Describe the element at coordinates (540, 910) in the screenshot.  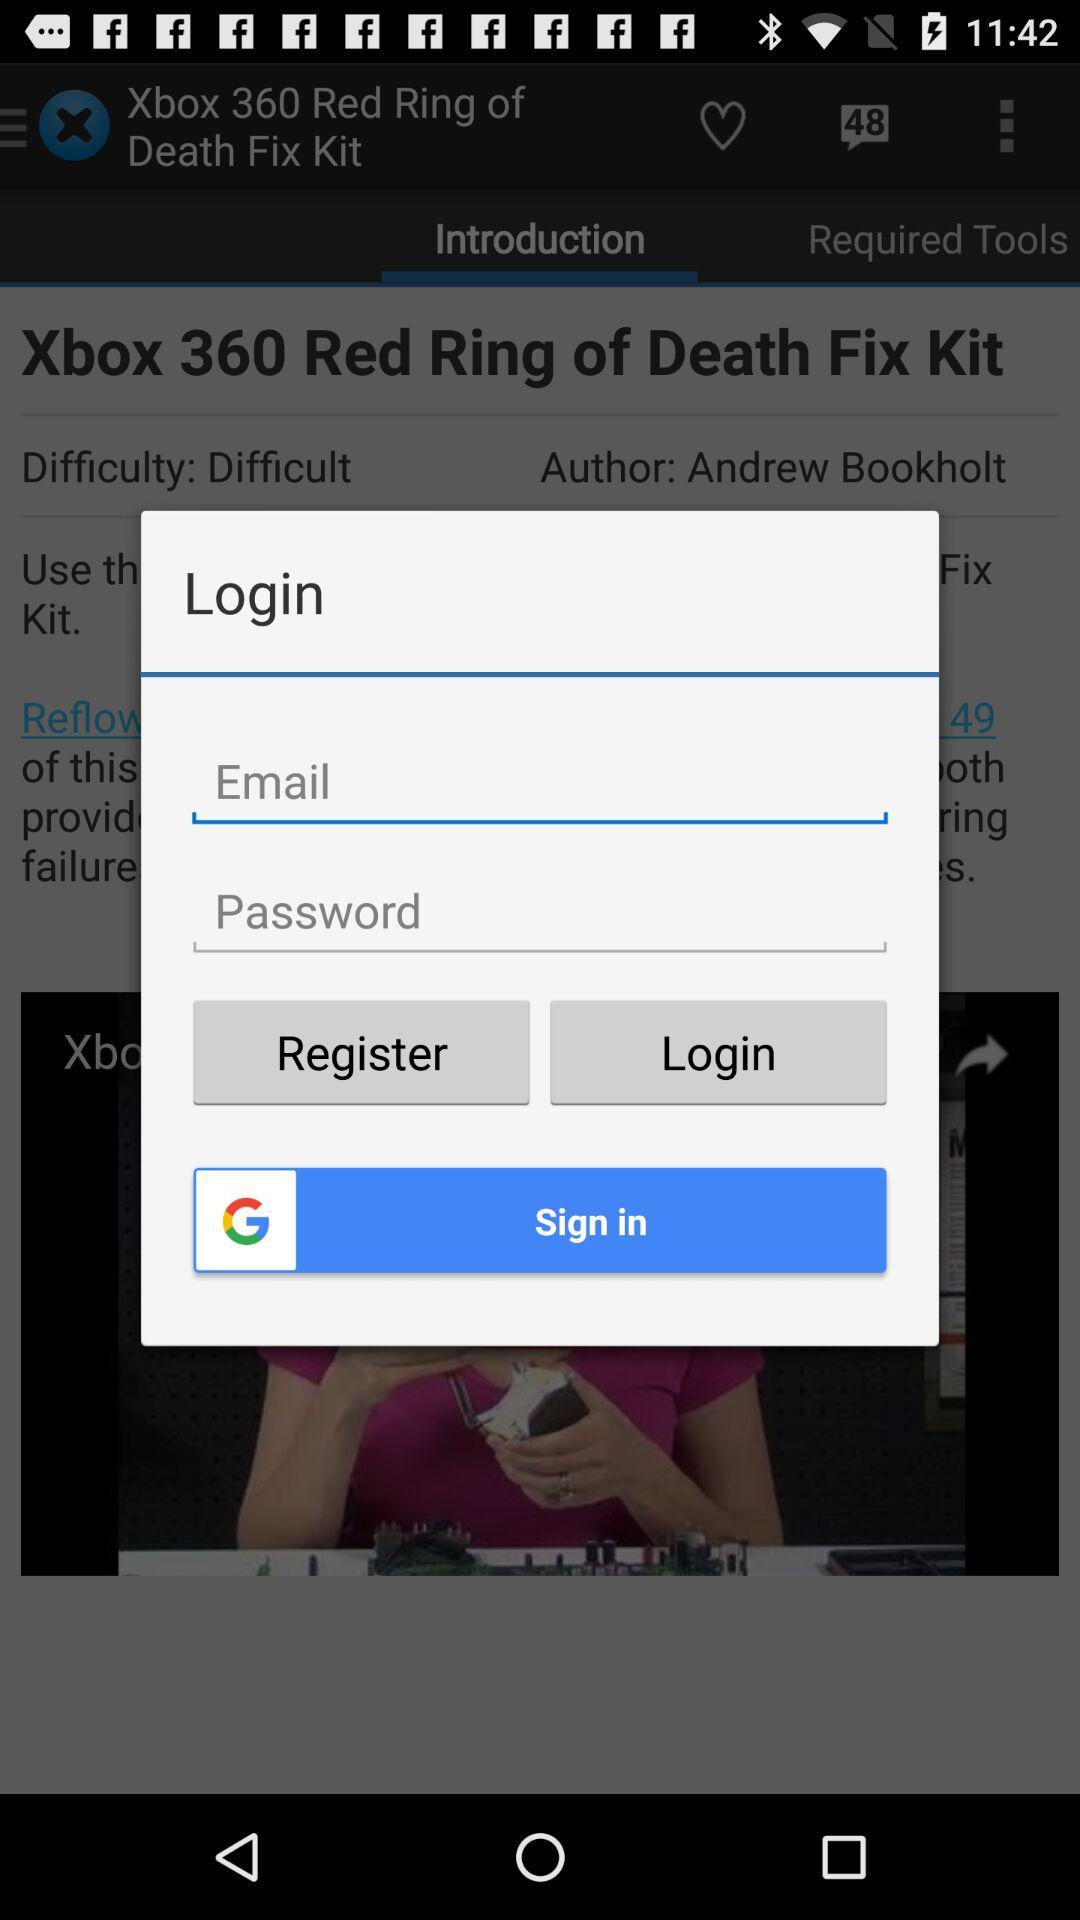
I see `type your password` at that location.